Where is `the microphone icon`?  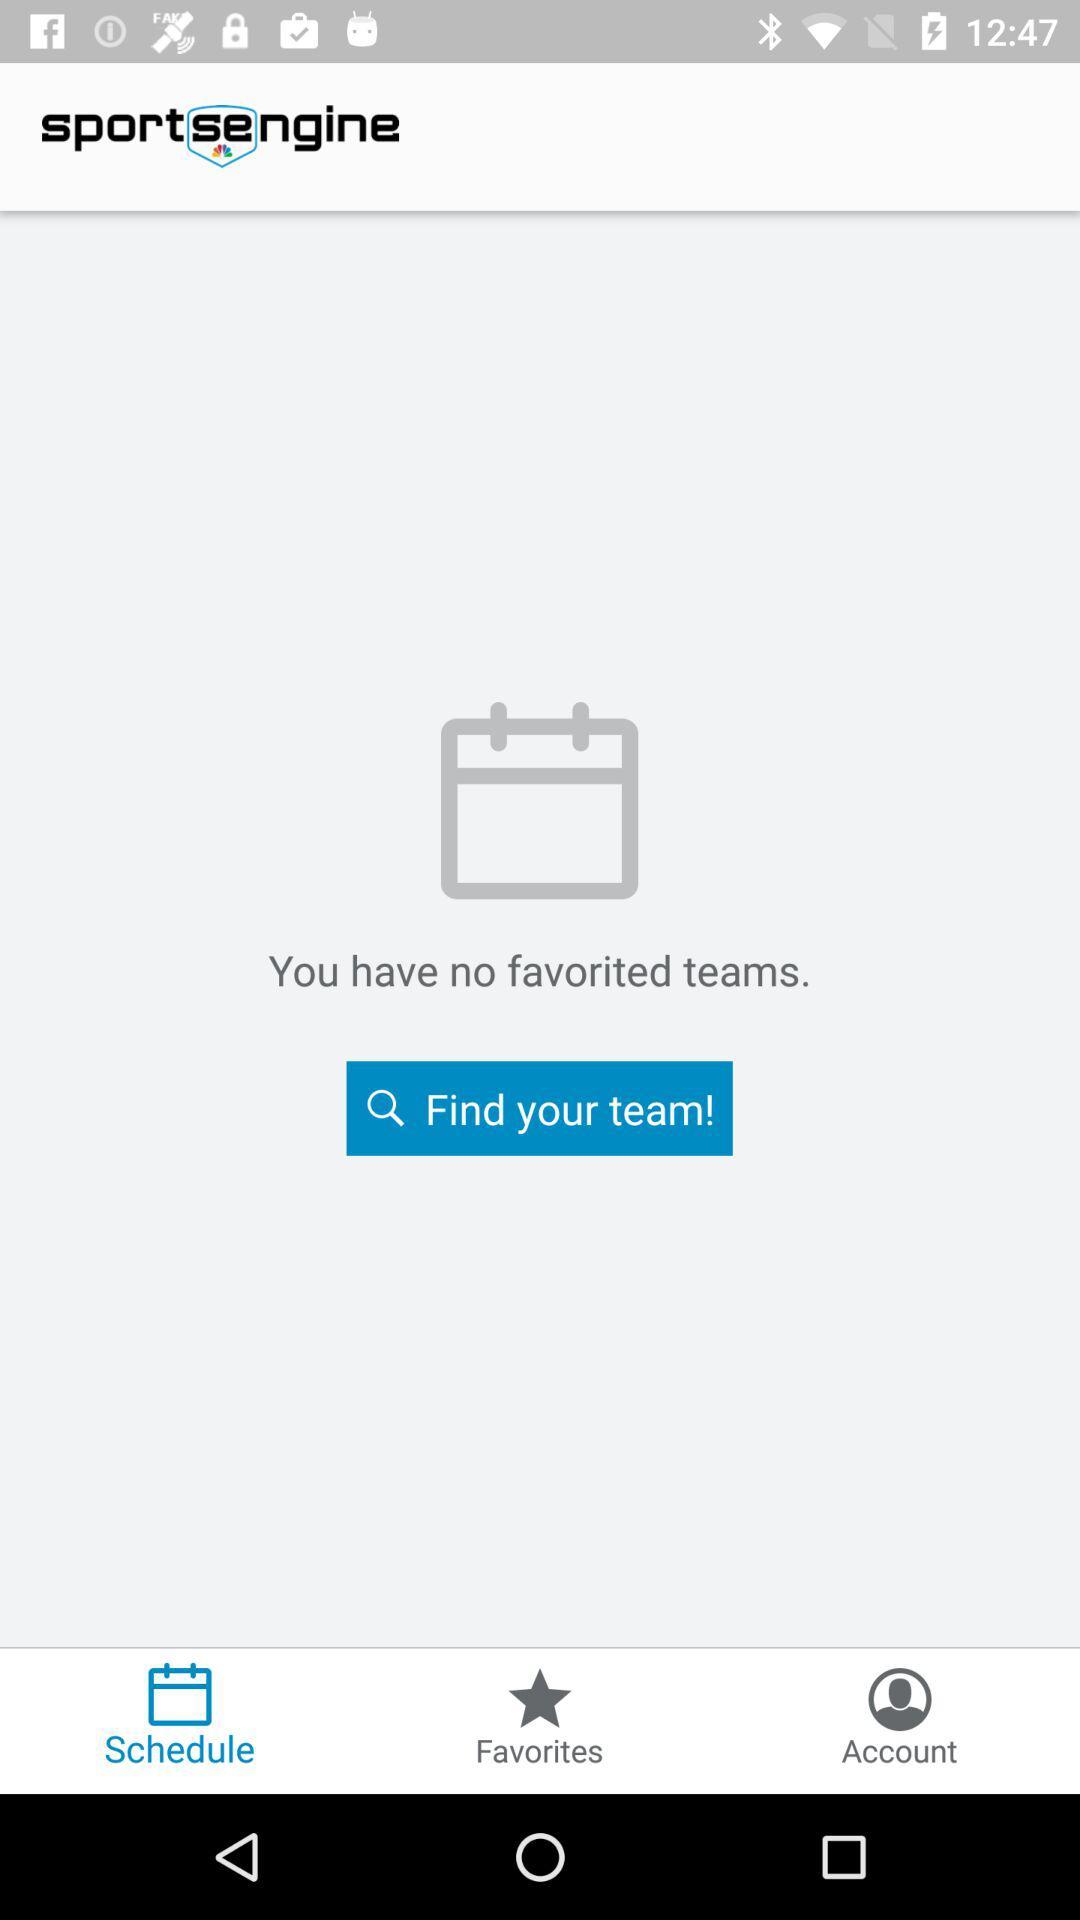
the microphone icon is located at coordinates (898, 1719).